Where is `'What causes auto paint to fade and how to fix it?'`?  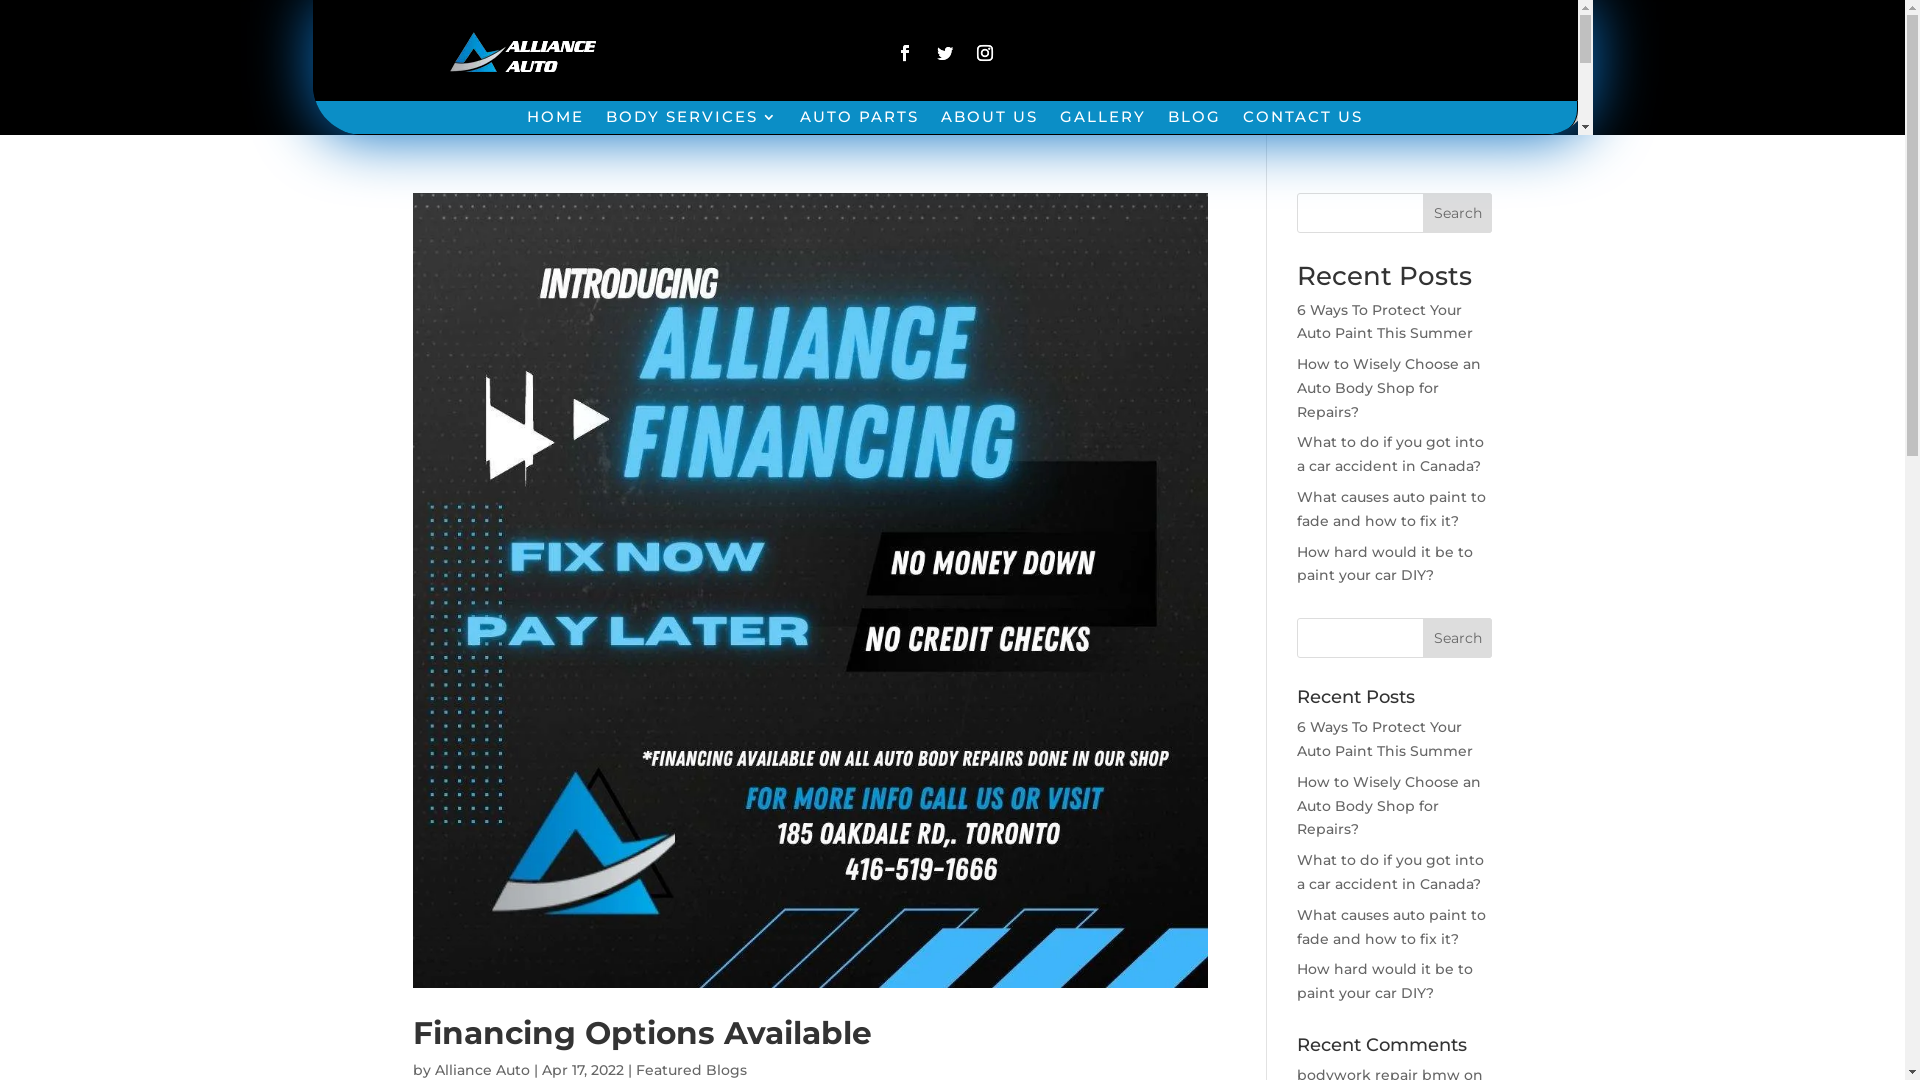 'What causes auto paint to fade and how to fix it?' is located at coordinates (1390, 508).